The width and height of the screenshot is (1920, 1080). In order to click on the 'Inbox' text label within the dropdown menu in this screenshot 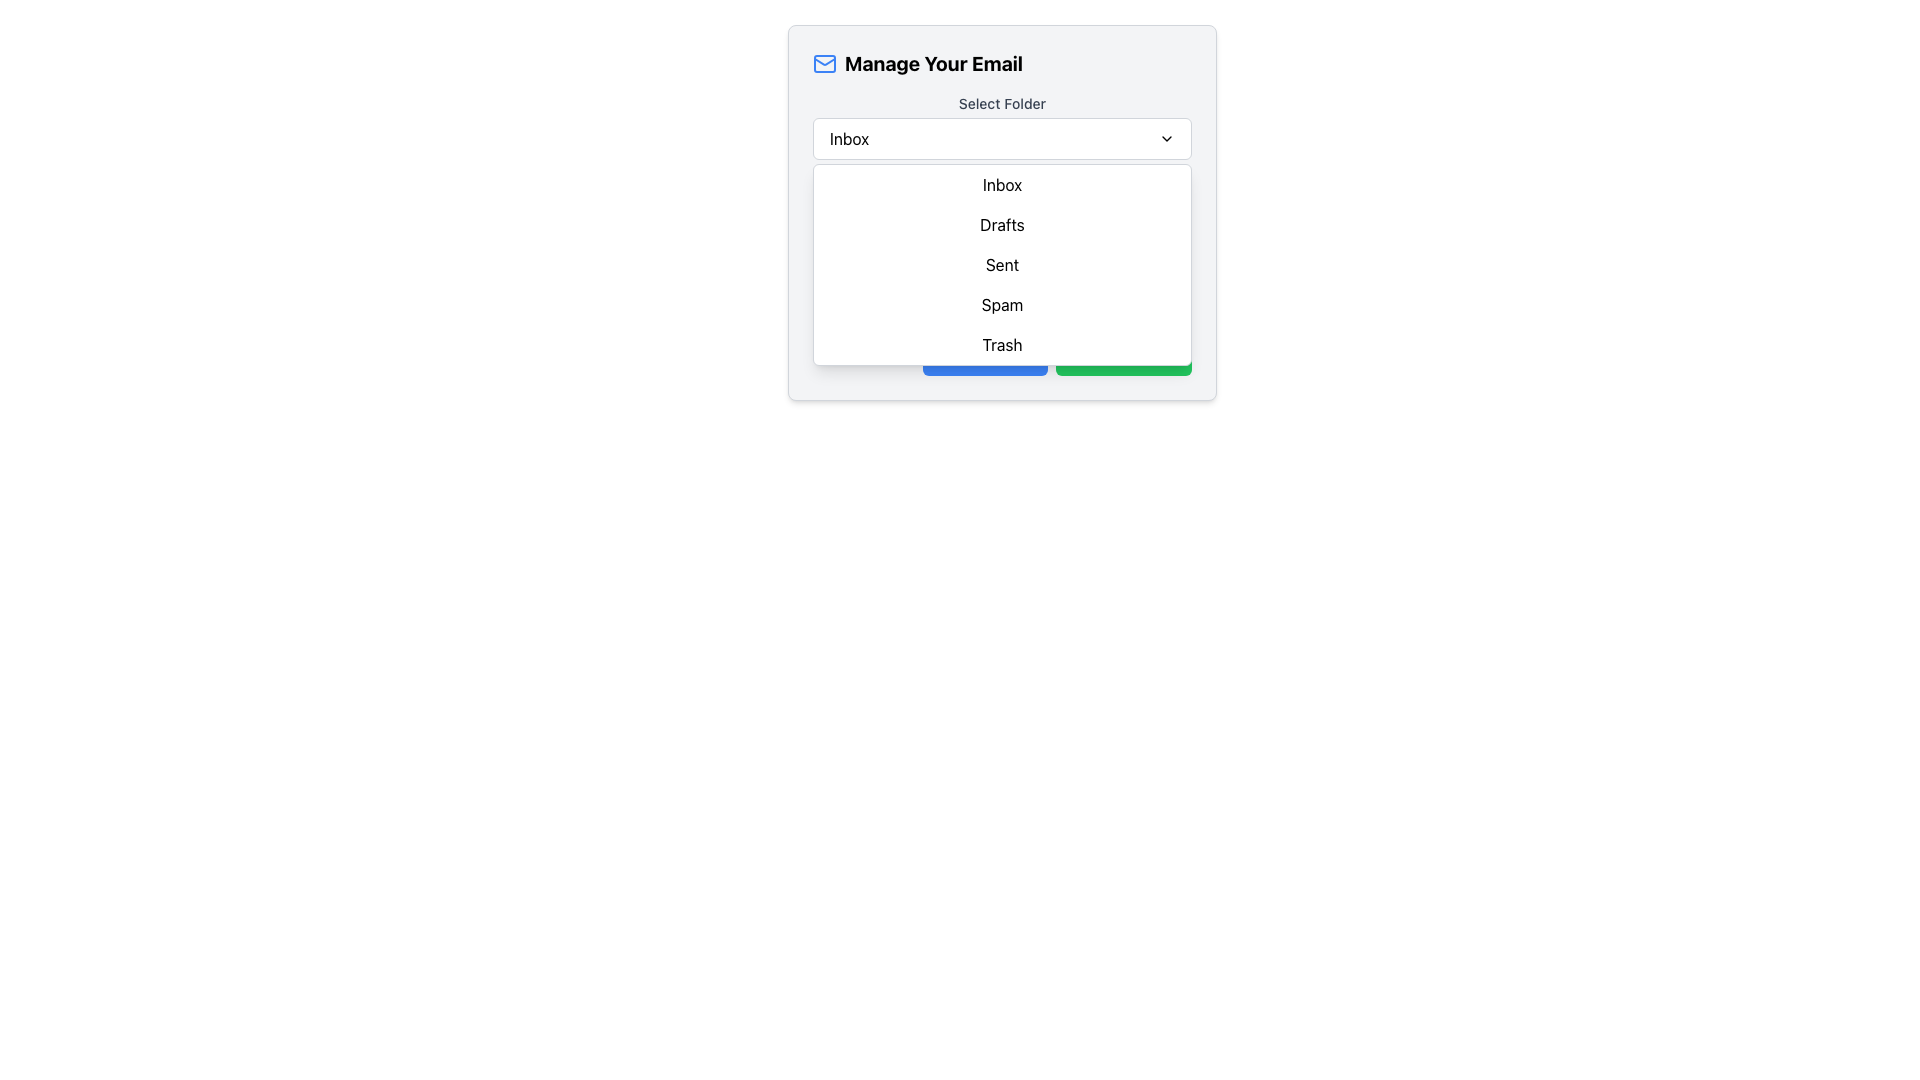, I will do `click(1002, 185)`.